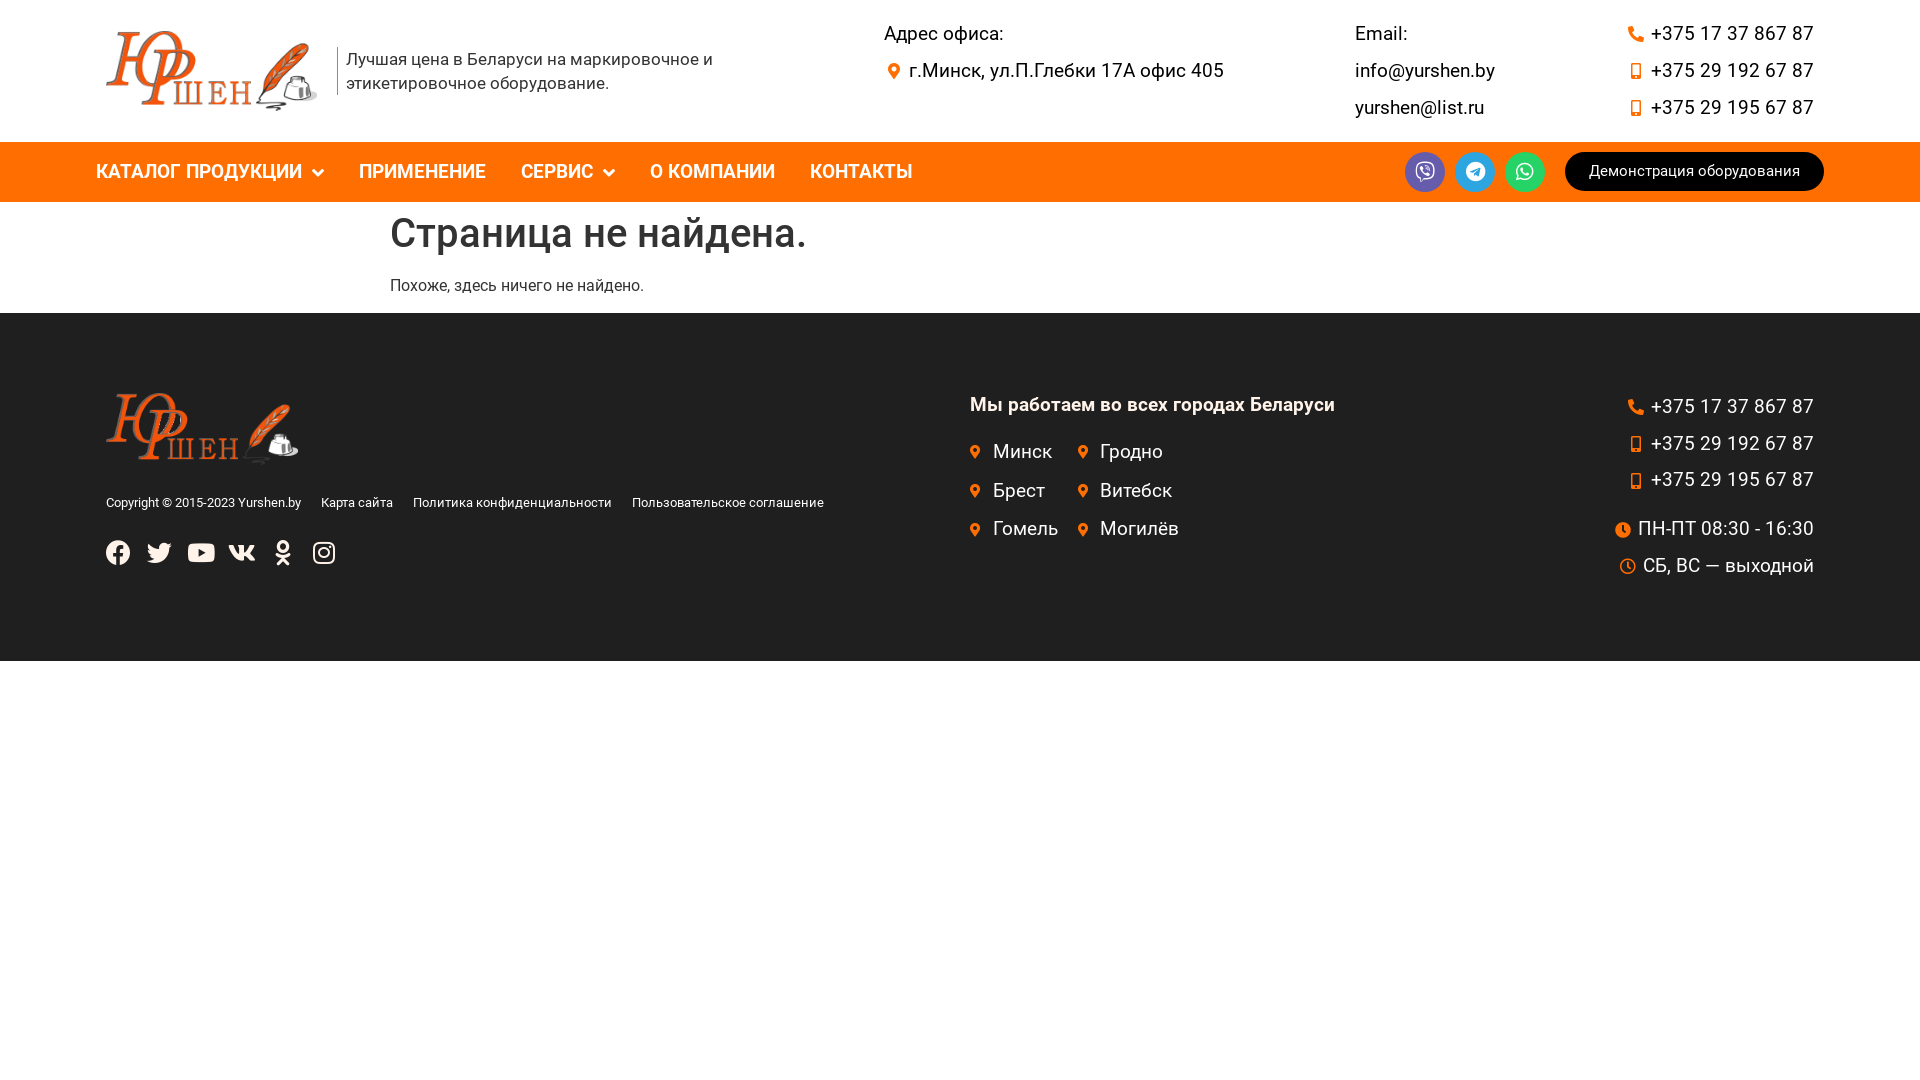  What do you see at coordinates (1718, 108) in the screenshot?
I see `'+375 29 195 67 87'` at bounding box center [1718, 108].